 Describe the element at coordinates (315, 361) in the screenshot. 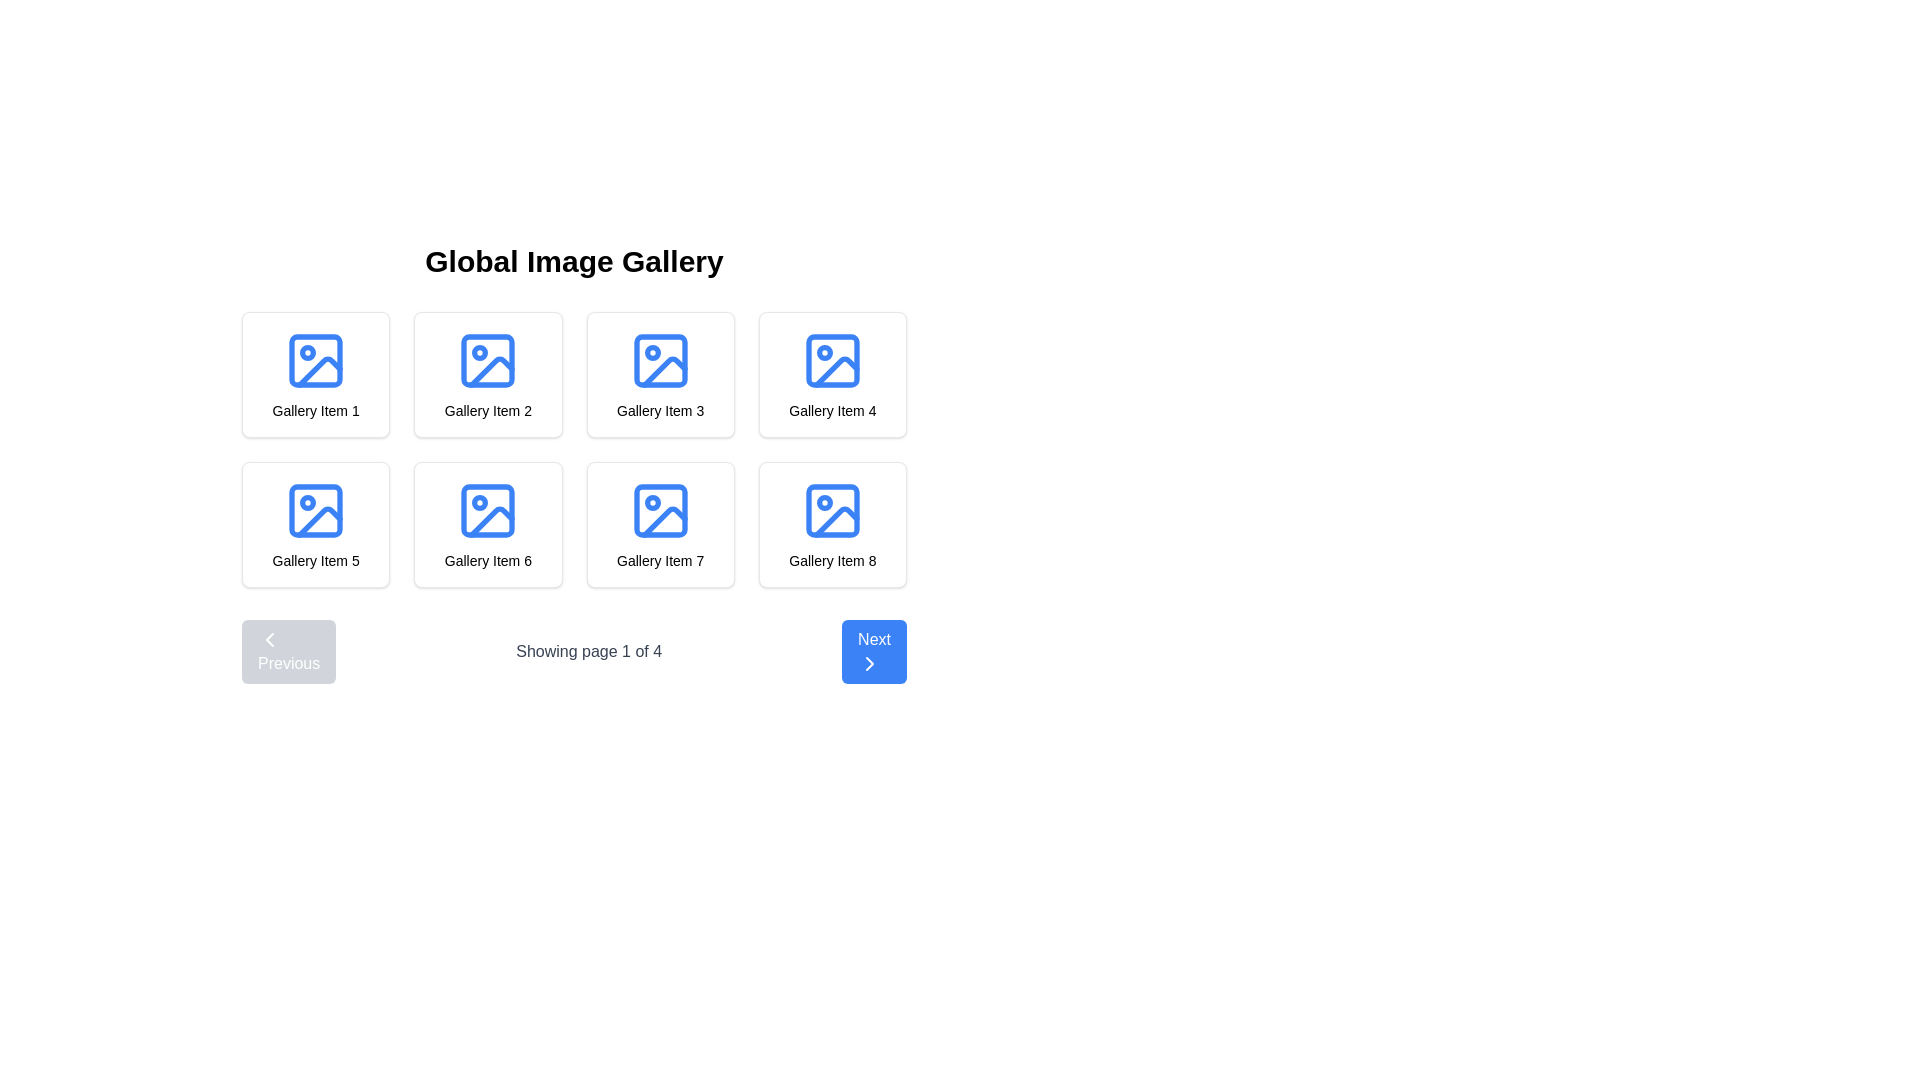

I see `the Gallery Item 1 icon, which is a rounded rectangle with a blue outline and resembles a picture frame with a smaller circle inside` at that location.